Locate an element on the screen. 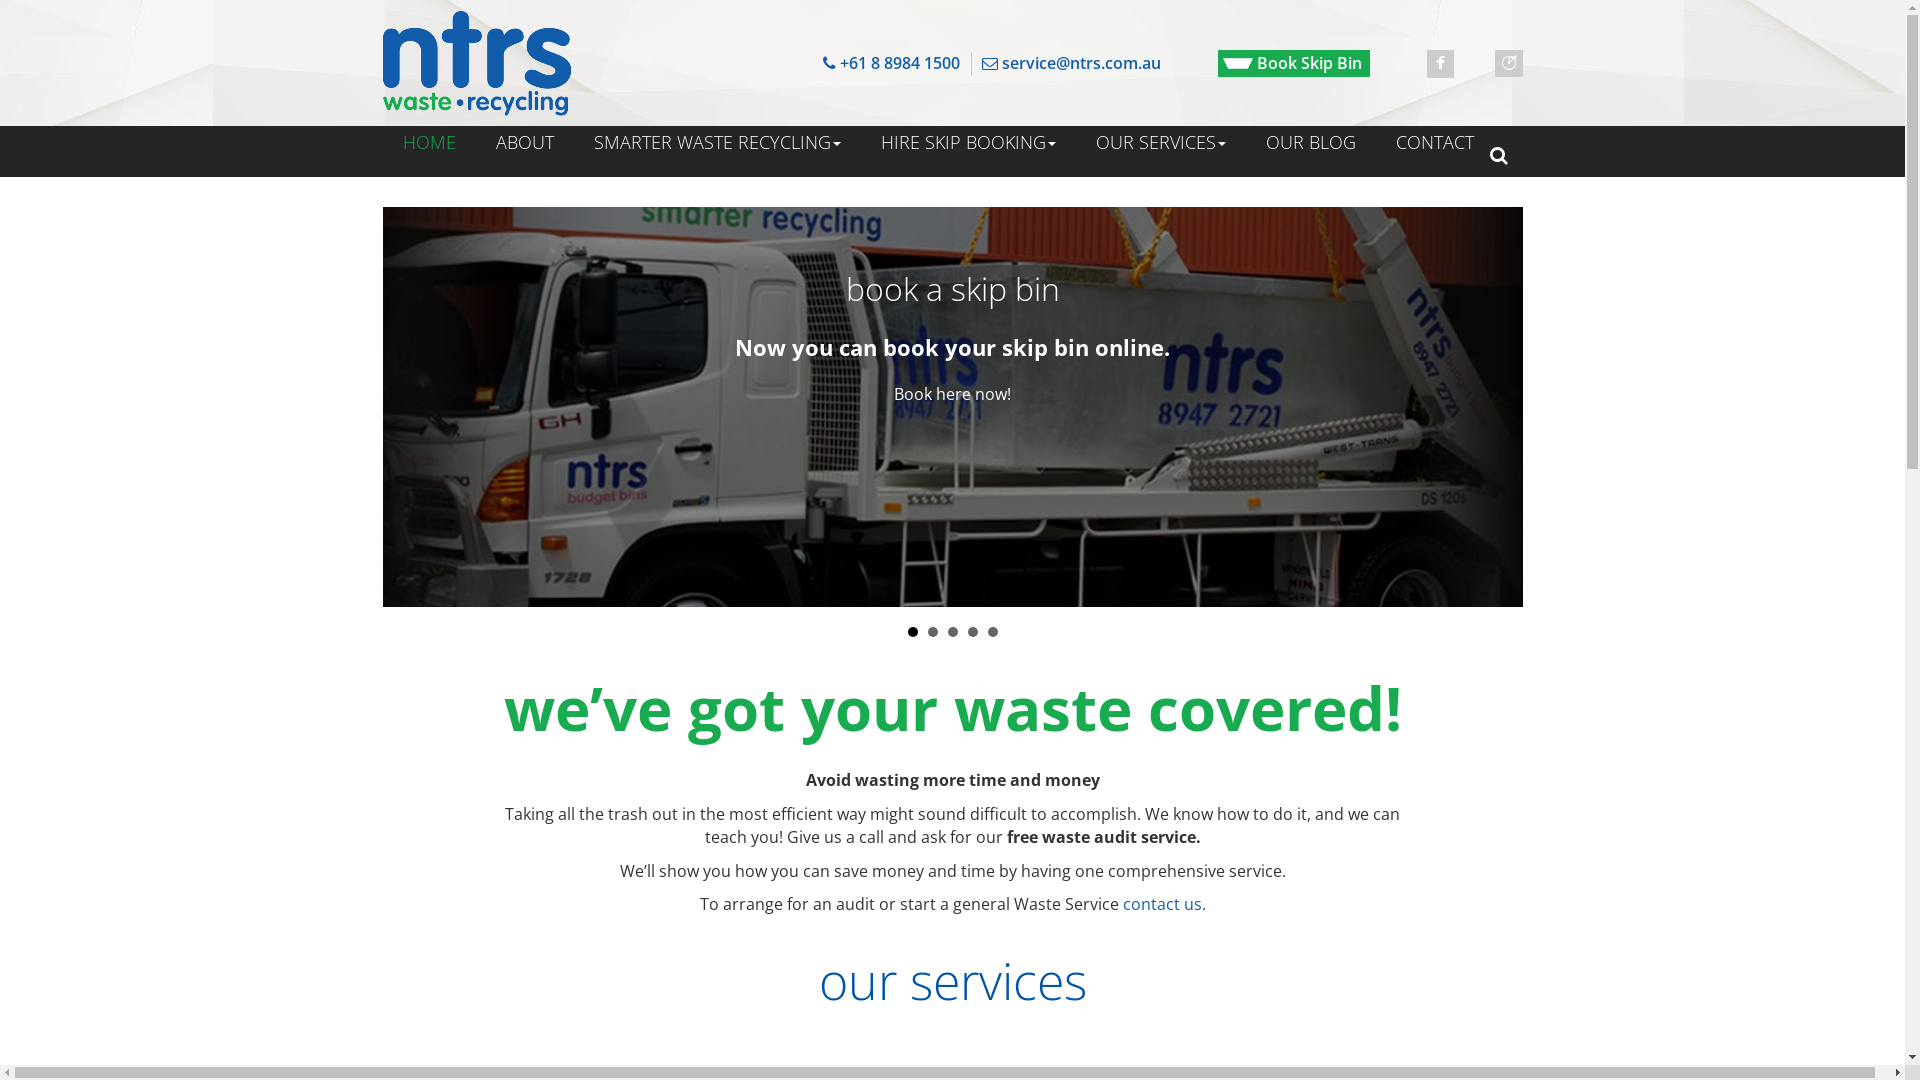  '+61 8 8984 1500' is located at coordinates (890, 63).